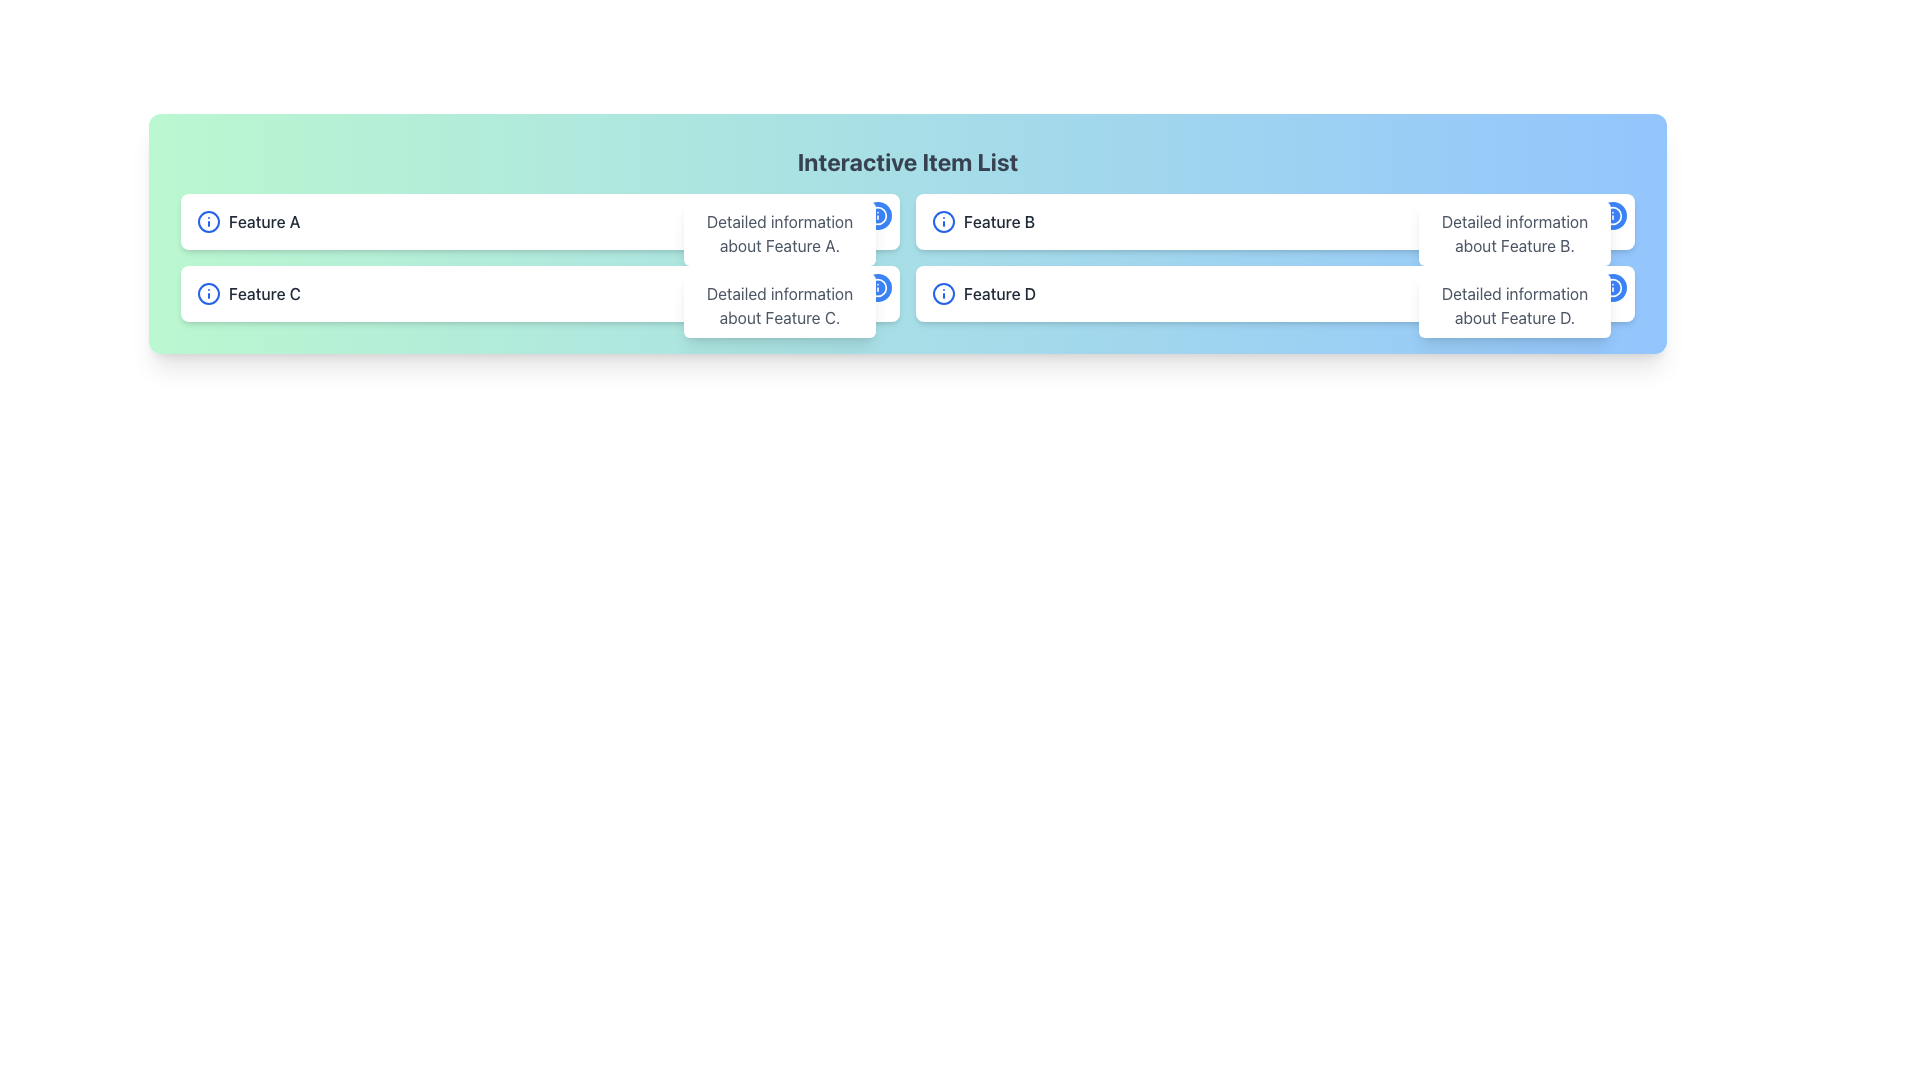  What do you see at coordinates (878, 288) in the screenshot?
I see `the rightmost information icon in the row related to 'Detailed information about Feature D'` at bounding box center [878, 288].